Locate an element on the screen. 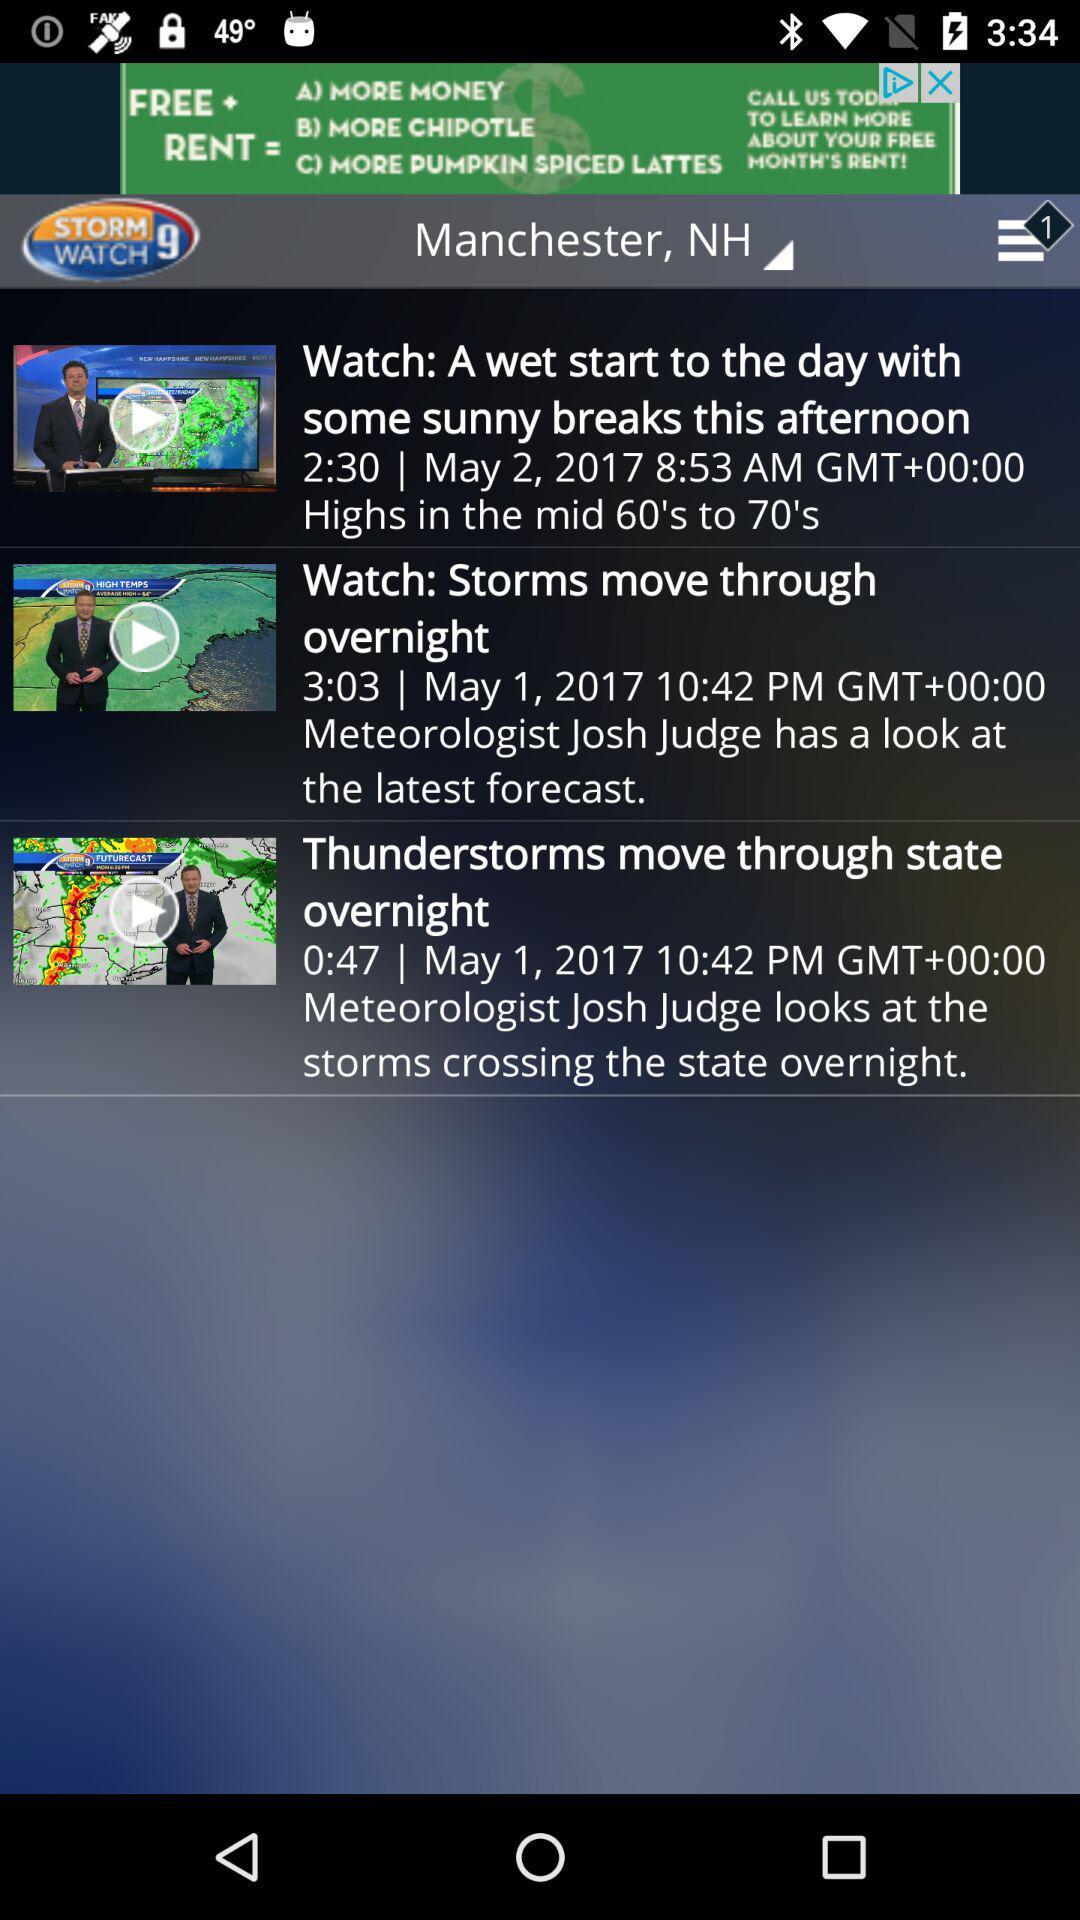 This screenshot has width=1080, height=1920. item next to the manchester, nh is located at coordinates (131, 240).